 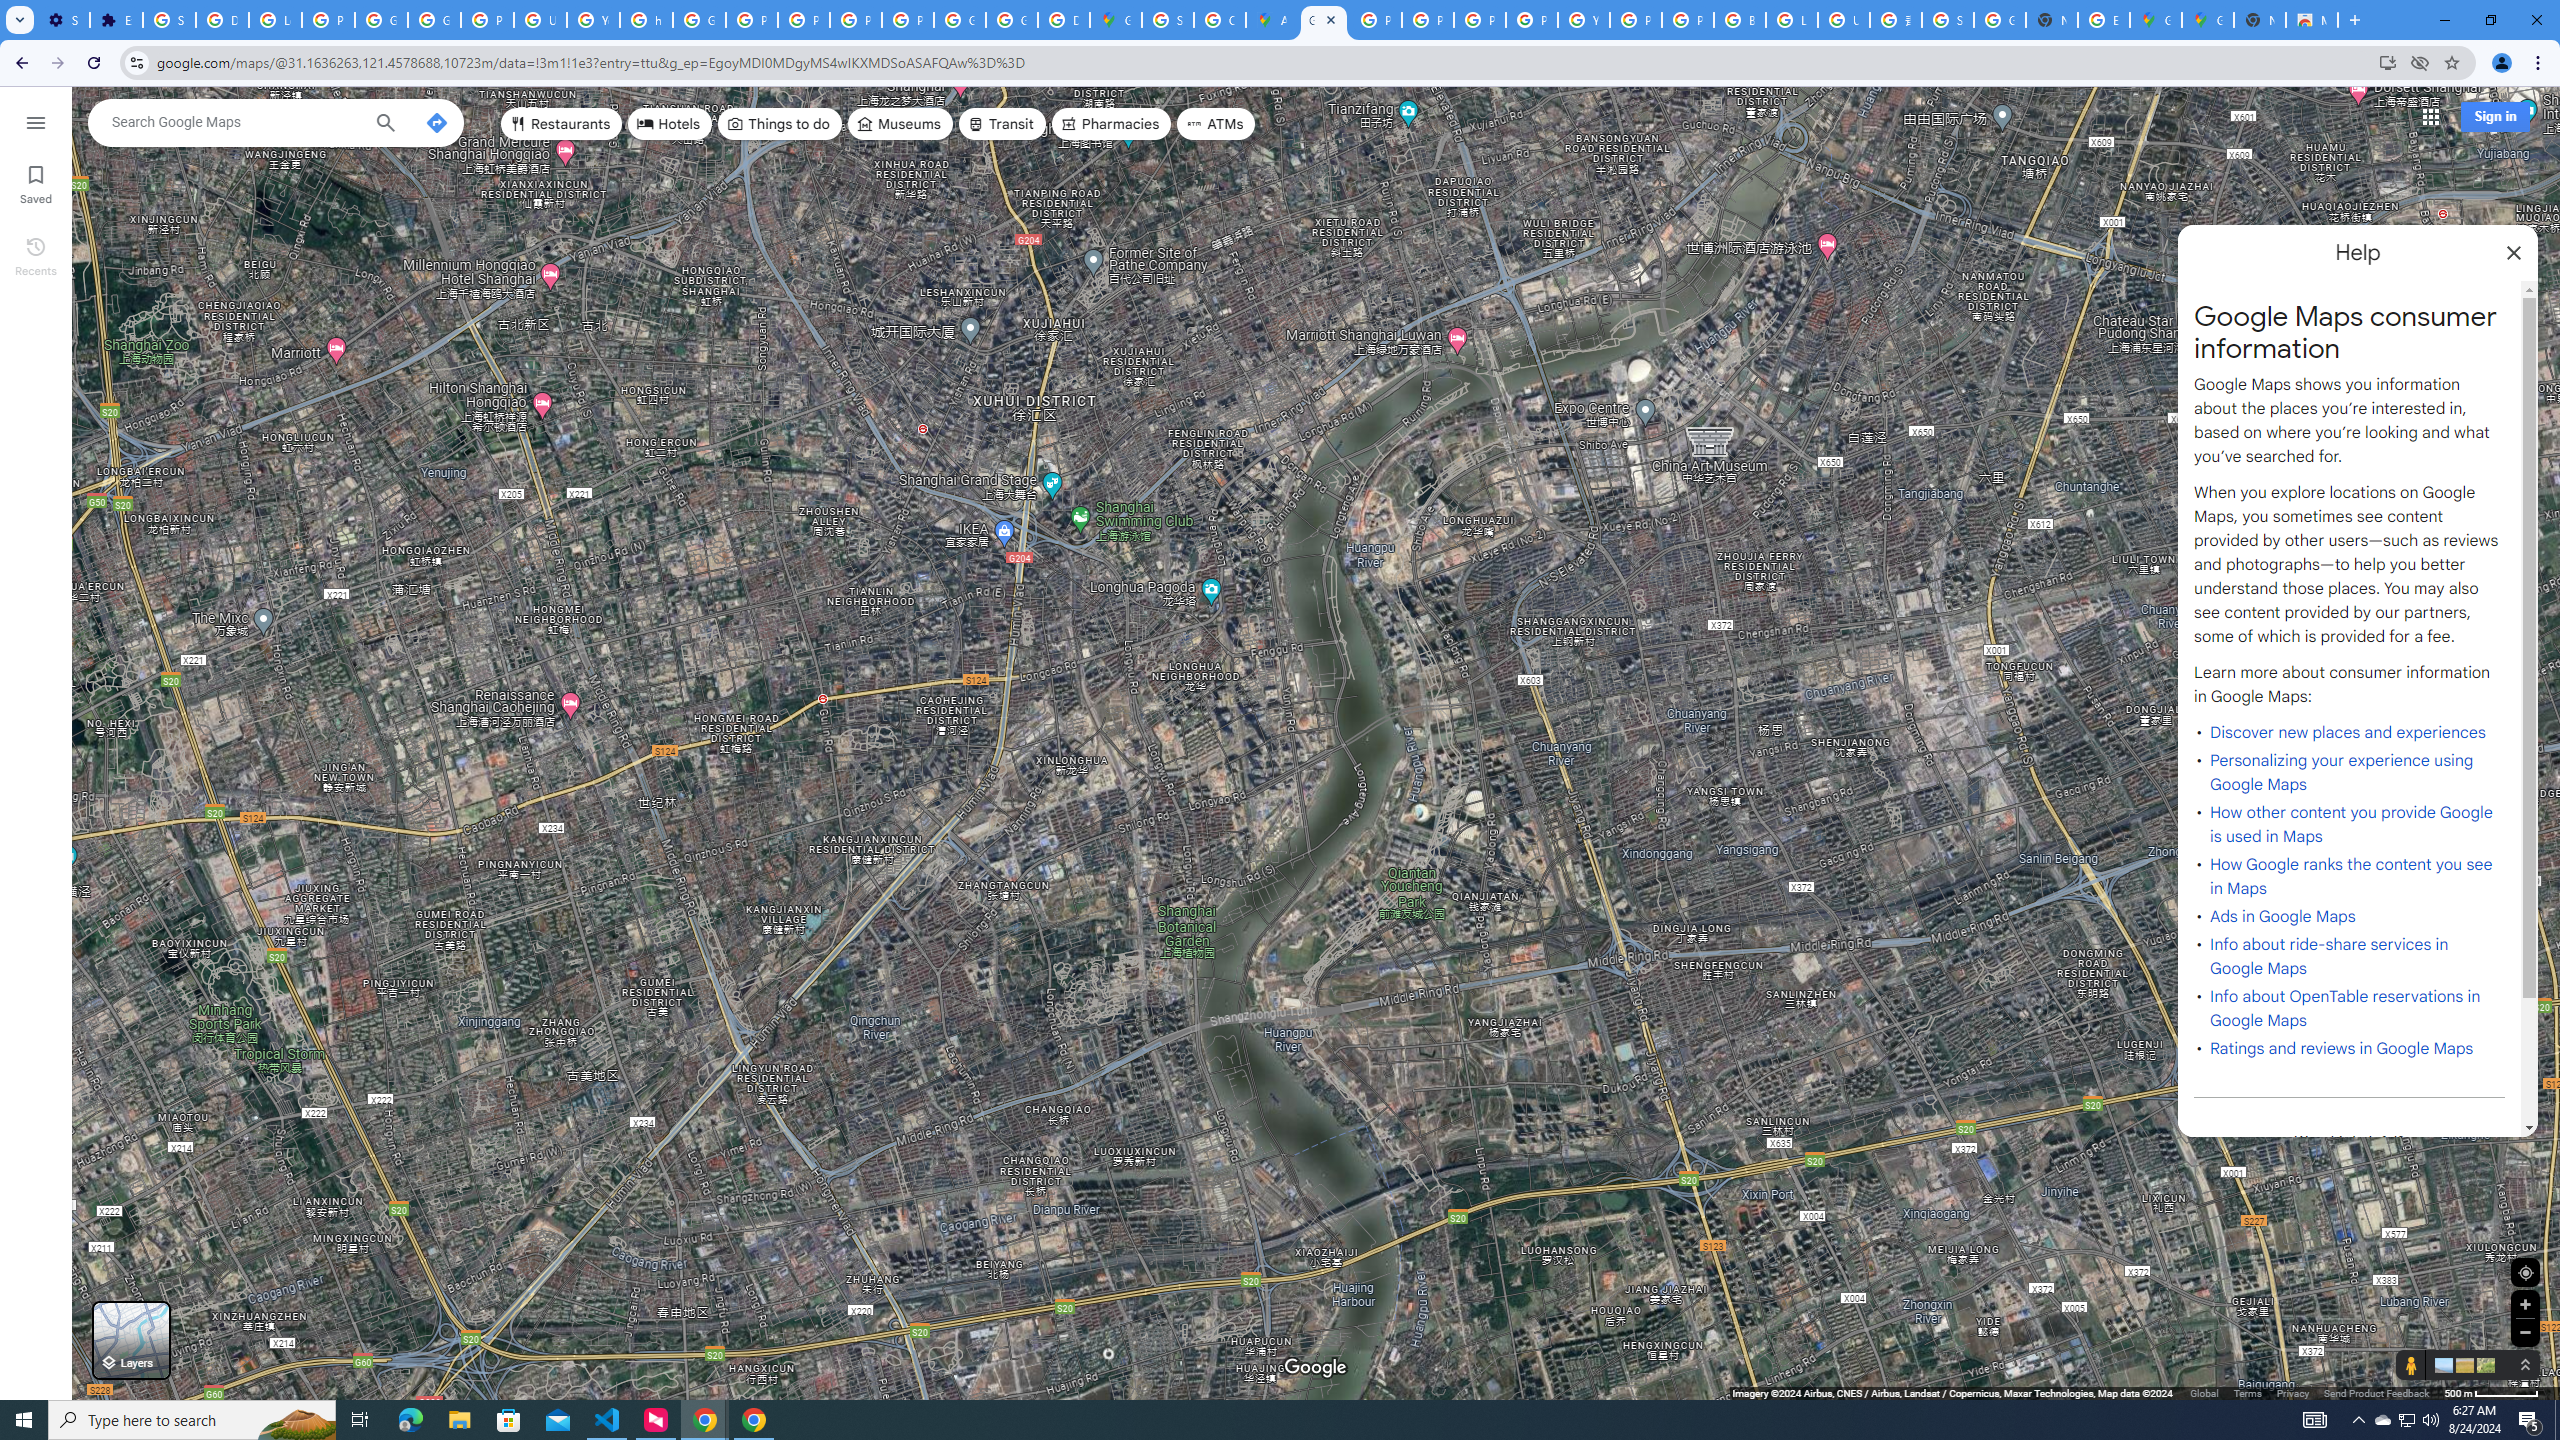 What do you see at coordinates (2388, 61) in the screenshot?
I see `'Install Google Maps'` at bounding box center [2388, 61].